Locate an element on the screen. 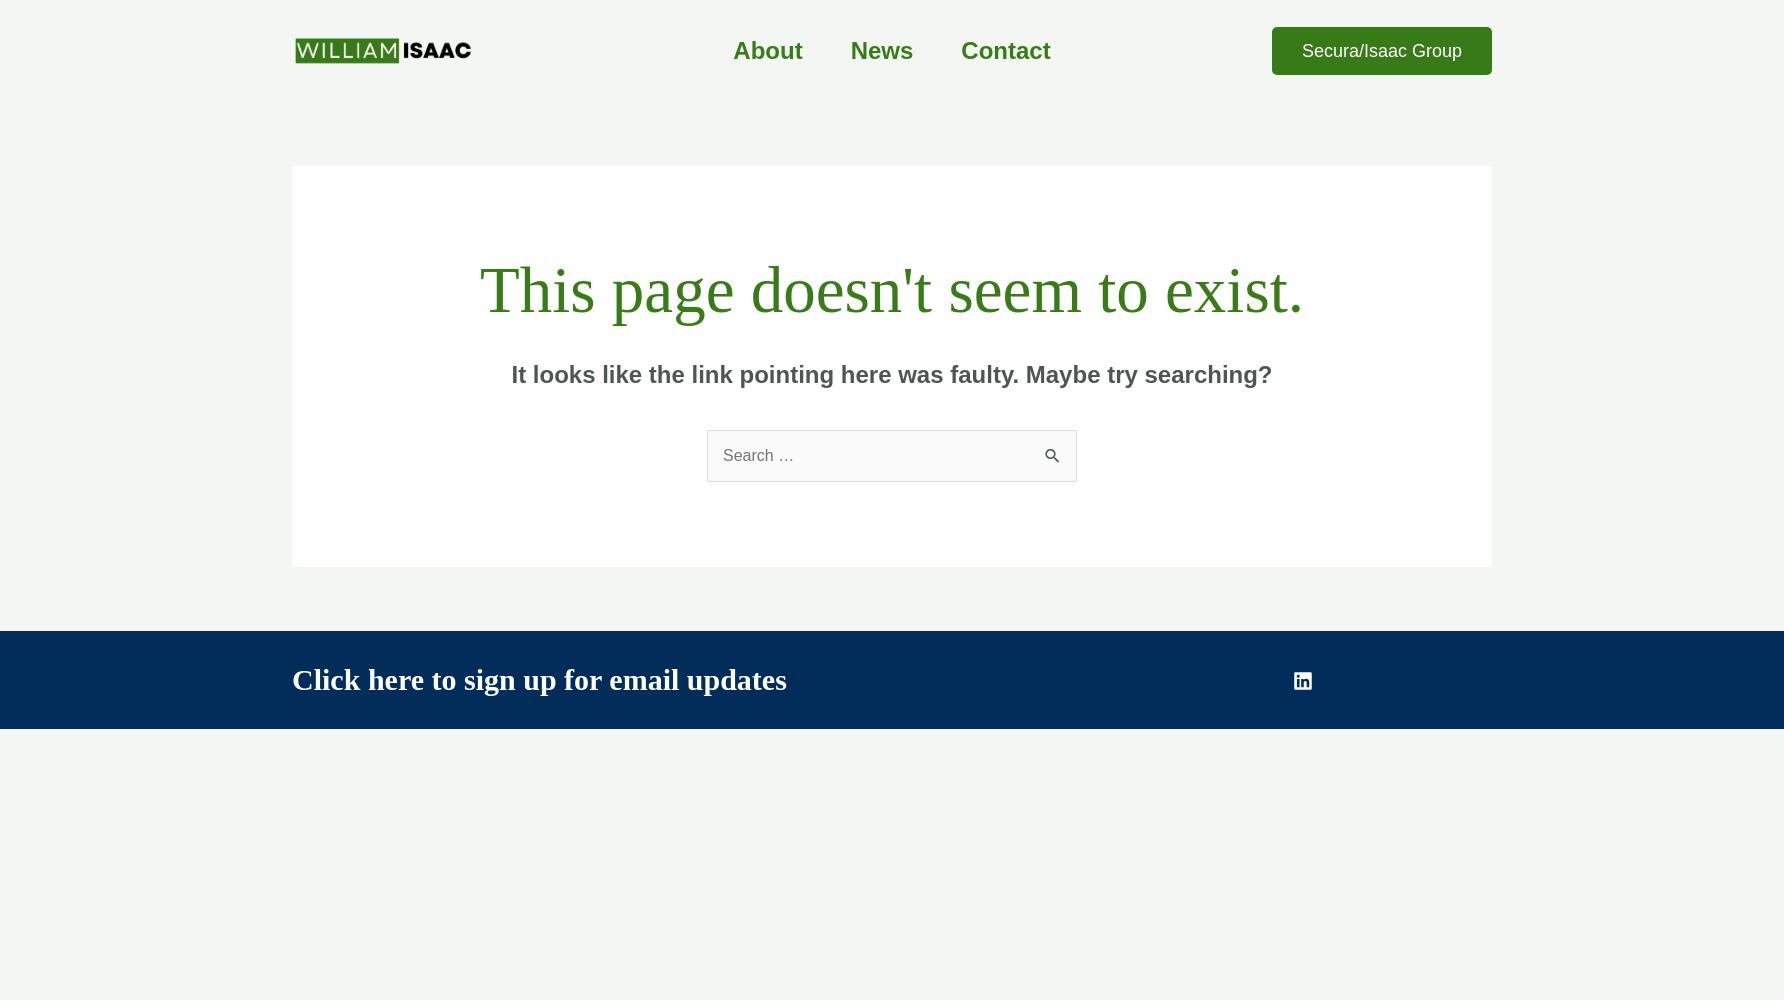 The width and height of the screenshot is (1784, 1000). 'Contact' is located at coordinates (961, 50).